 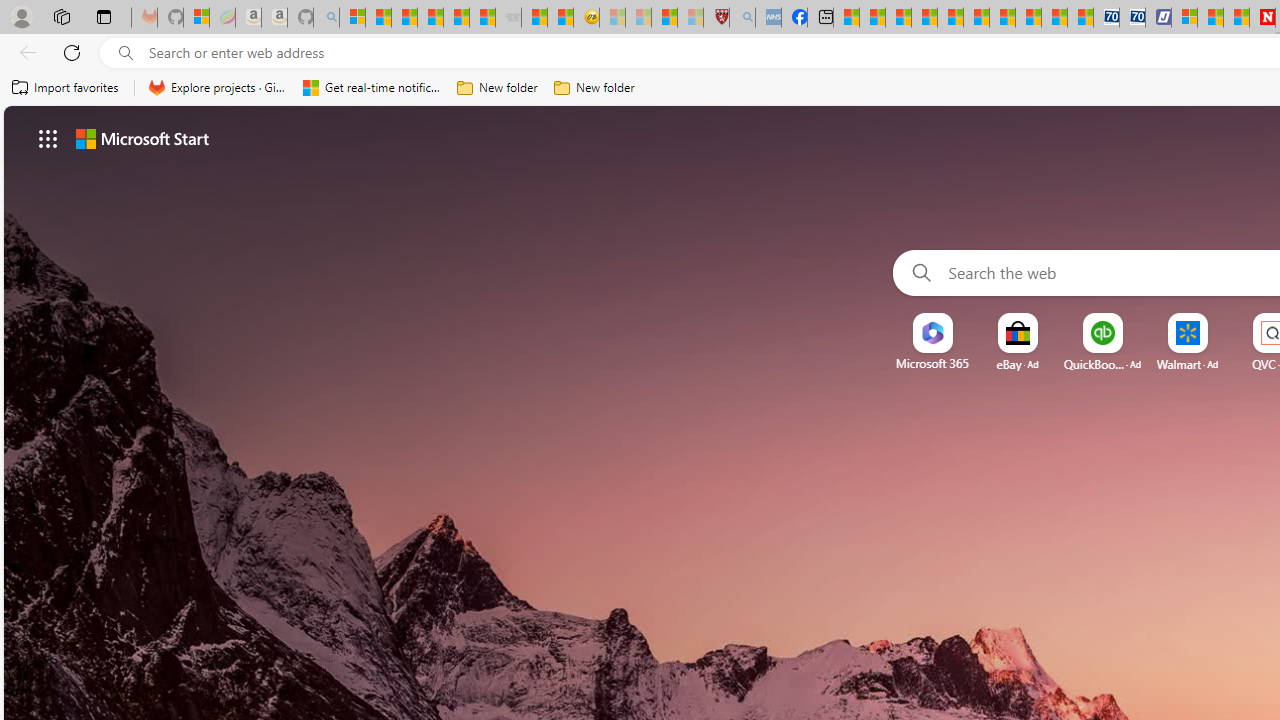 I want to click on 'Cheap Car Rentals - Save70.com', so click(x=1105, y=17).